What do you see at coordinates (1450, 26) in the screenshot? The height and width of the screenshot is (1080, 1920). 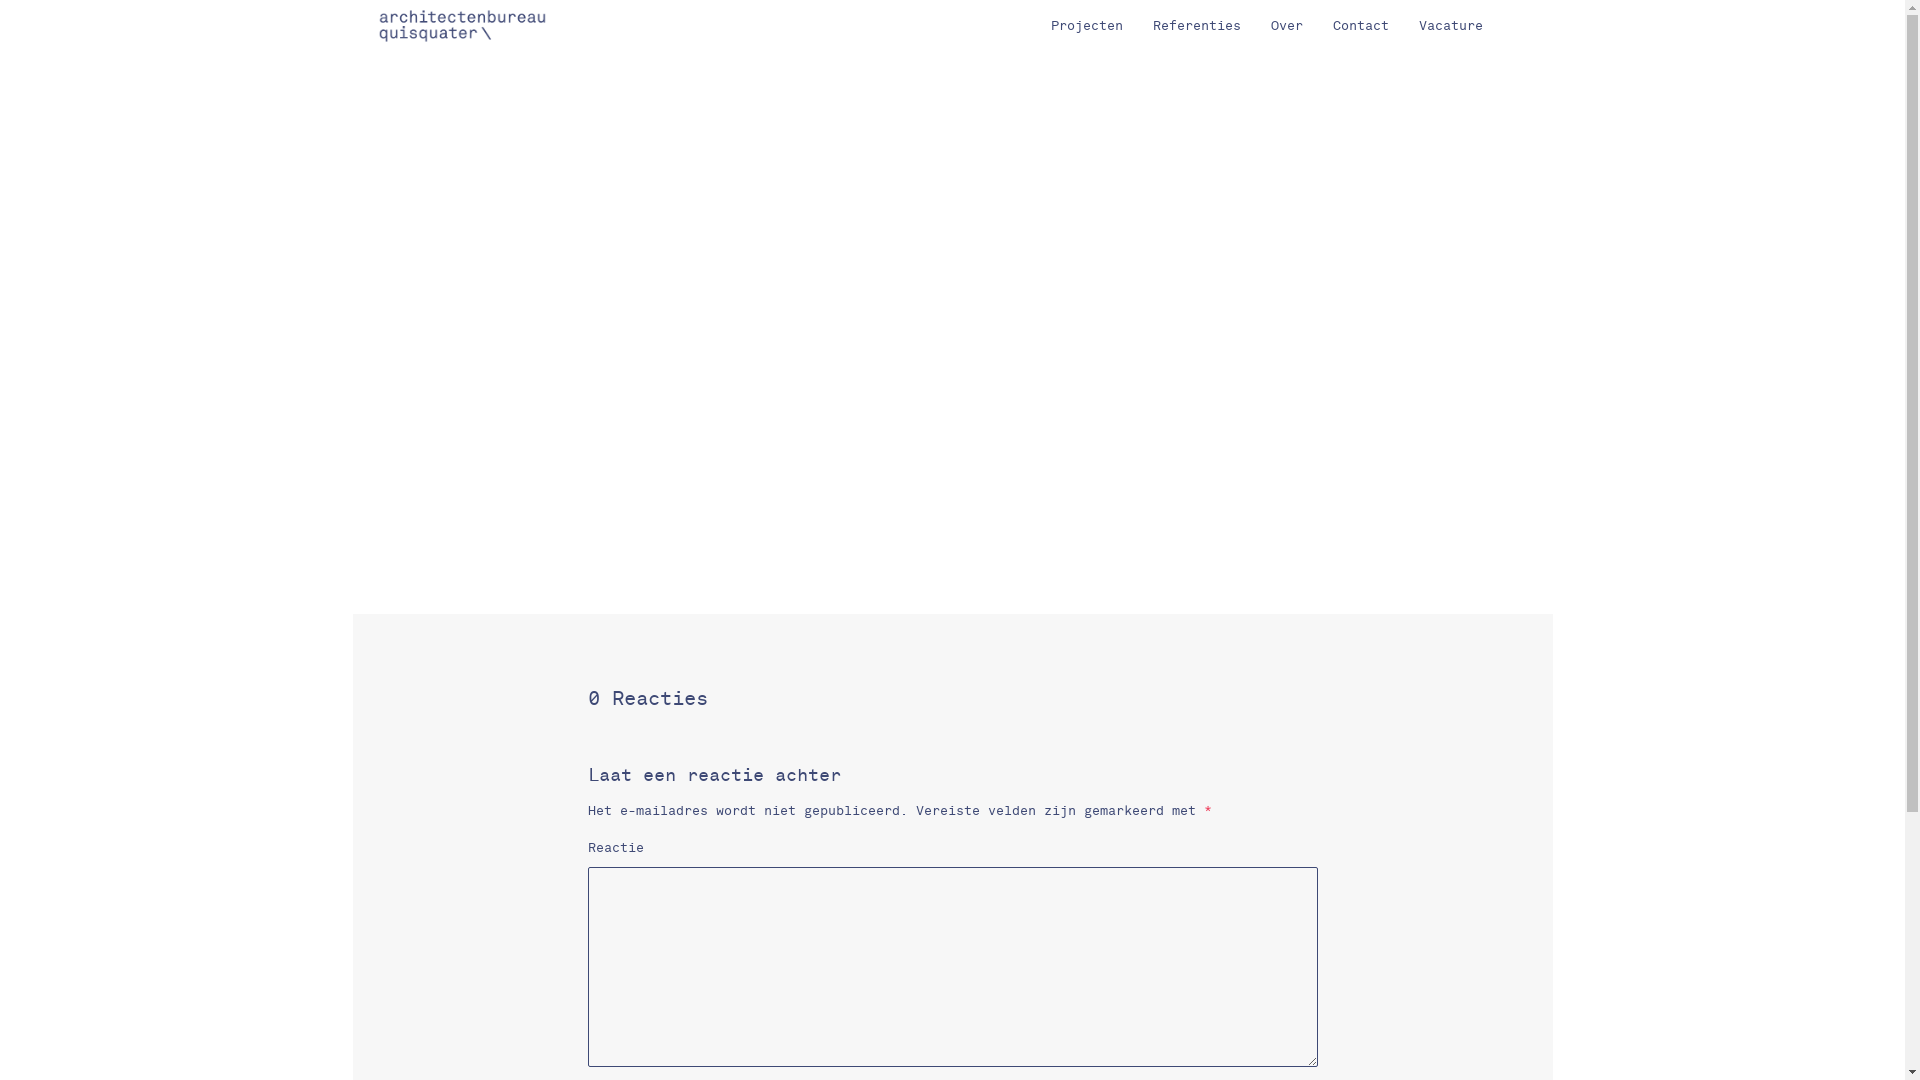 I see `'Vacature'` at bounding box center [1450, 26].